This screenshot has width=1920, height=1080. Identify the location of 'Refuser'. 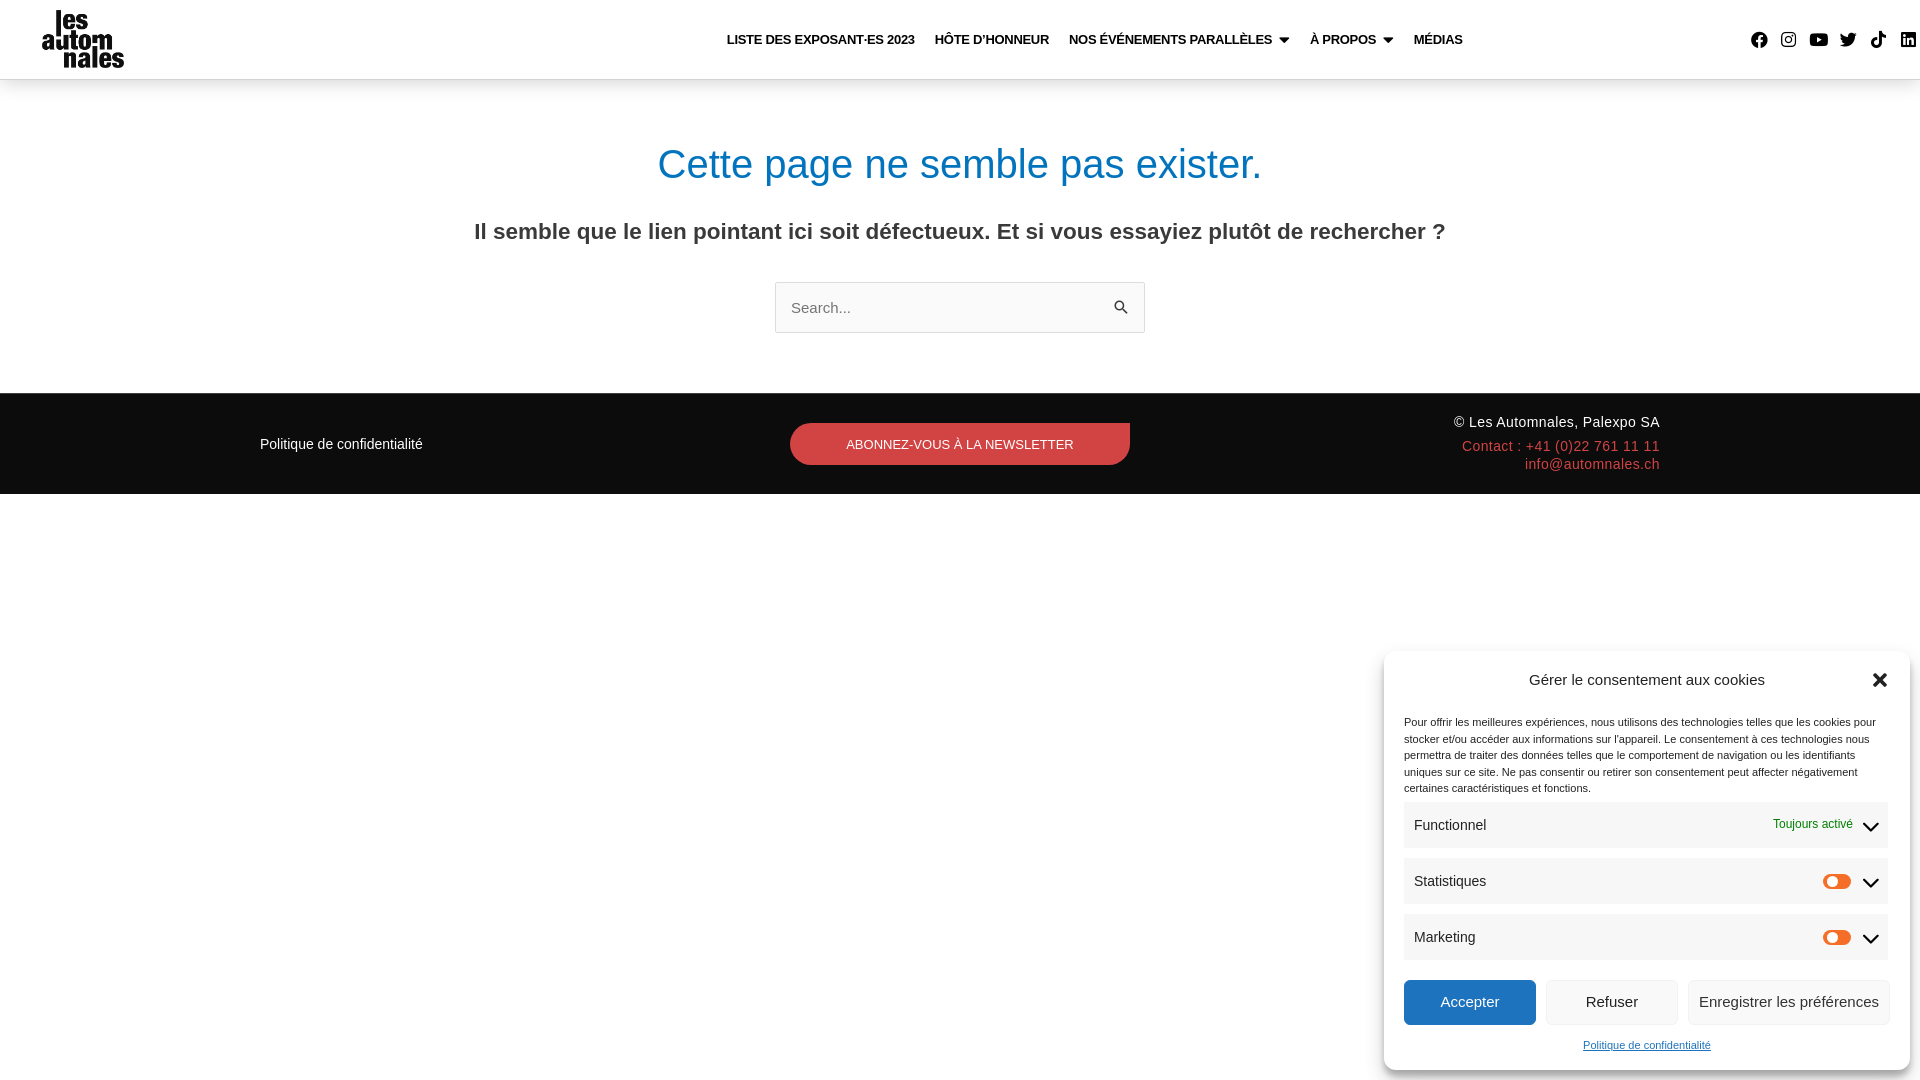
(1612, 1002).